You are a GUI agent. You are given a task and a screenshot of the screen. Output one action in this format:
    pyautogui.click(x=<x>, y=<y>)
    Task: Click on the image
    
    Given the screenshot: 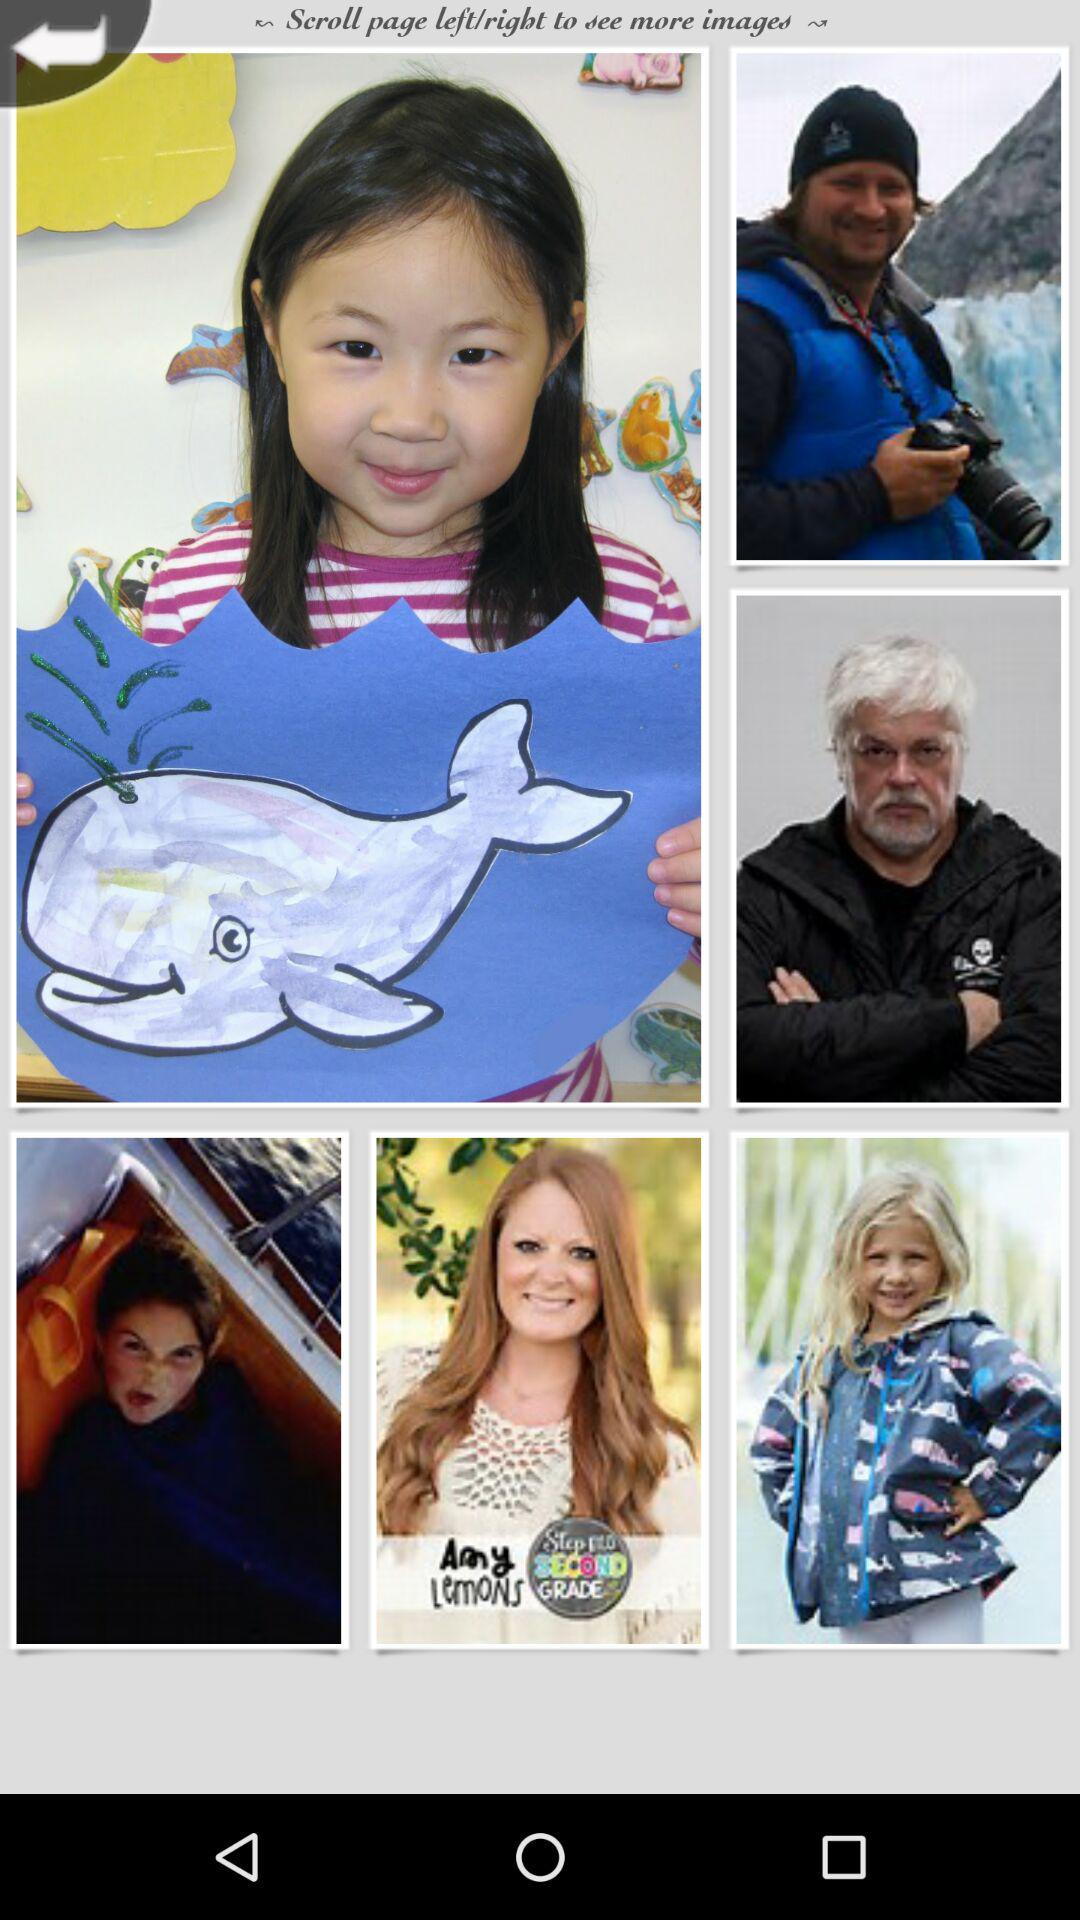 What is the action you would take?
    pyautogui.click(x=897, y=849)
    